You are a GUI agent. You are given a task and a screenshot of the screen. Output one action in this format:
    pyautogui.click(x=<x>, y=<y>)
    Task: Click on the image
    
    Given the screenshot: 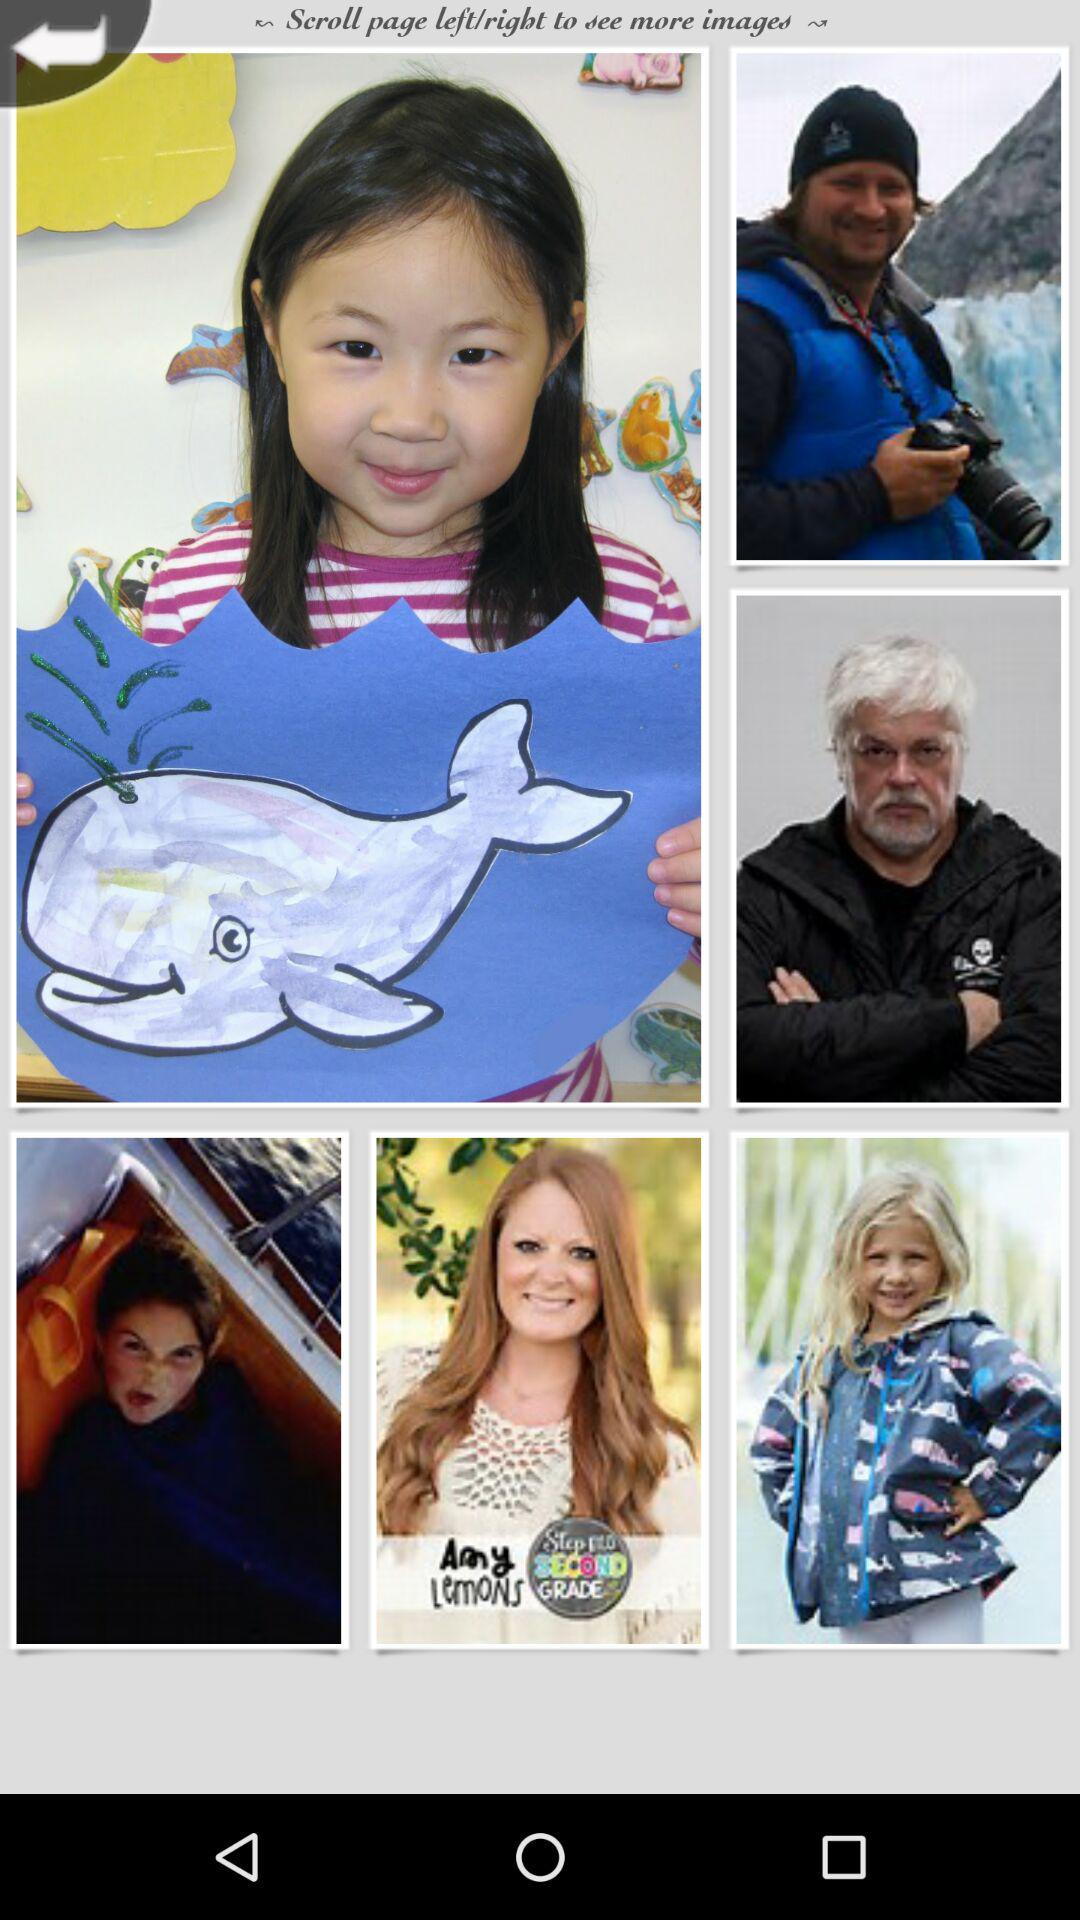 What is the action you would take?
    pyautogui.click(x=897, y=849)
    